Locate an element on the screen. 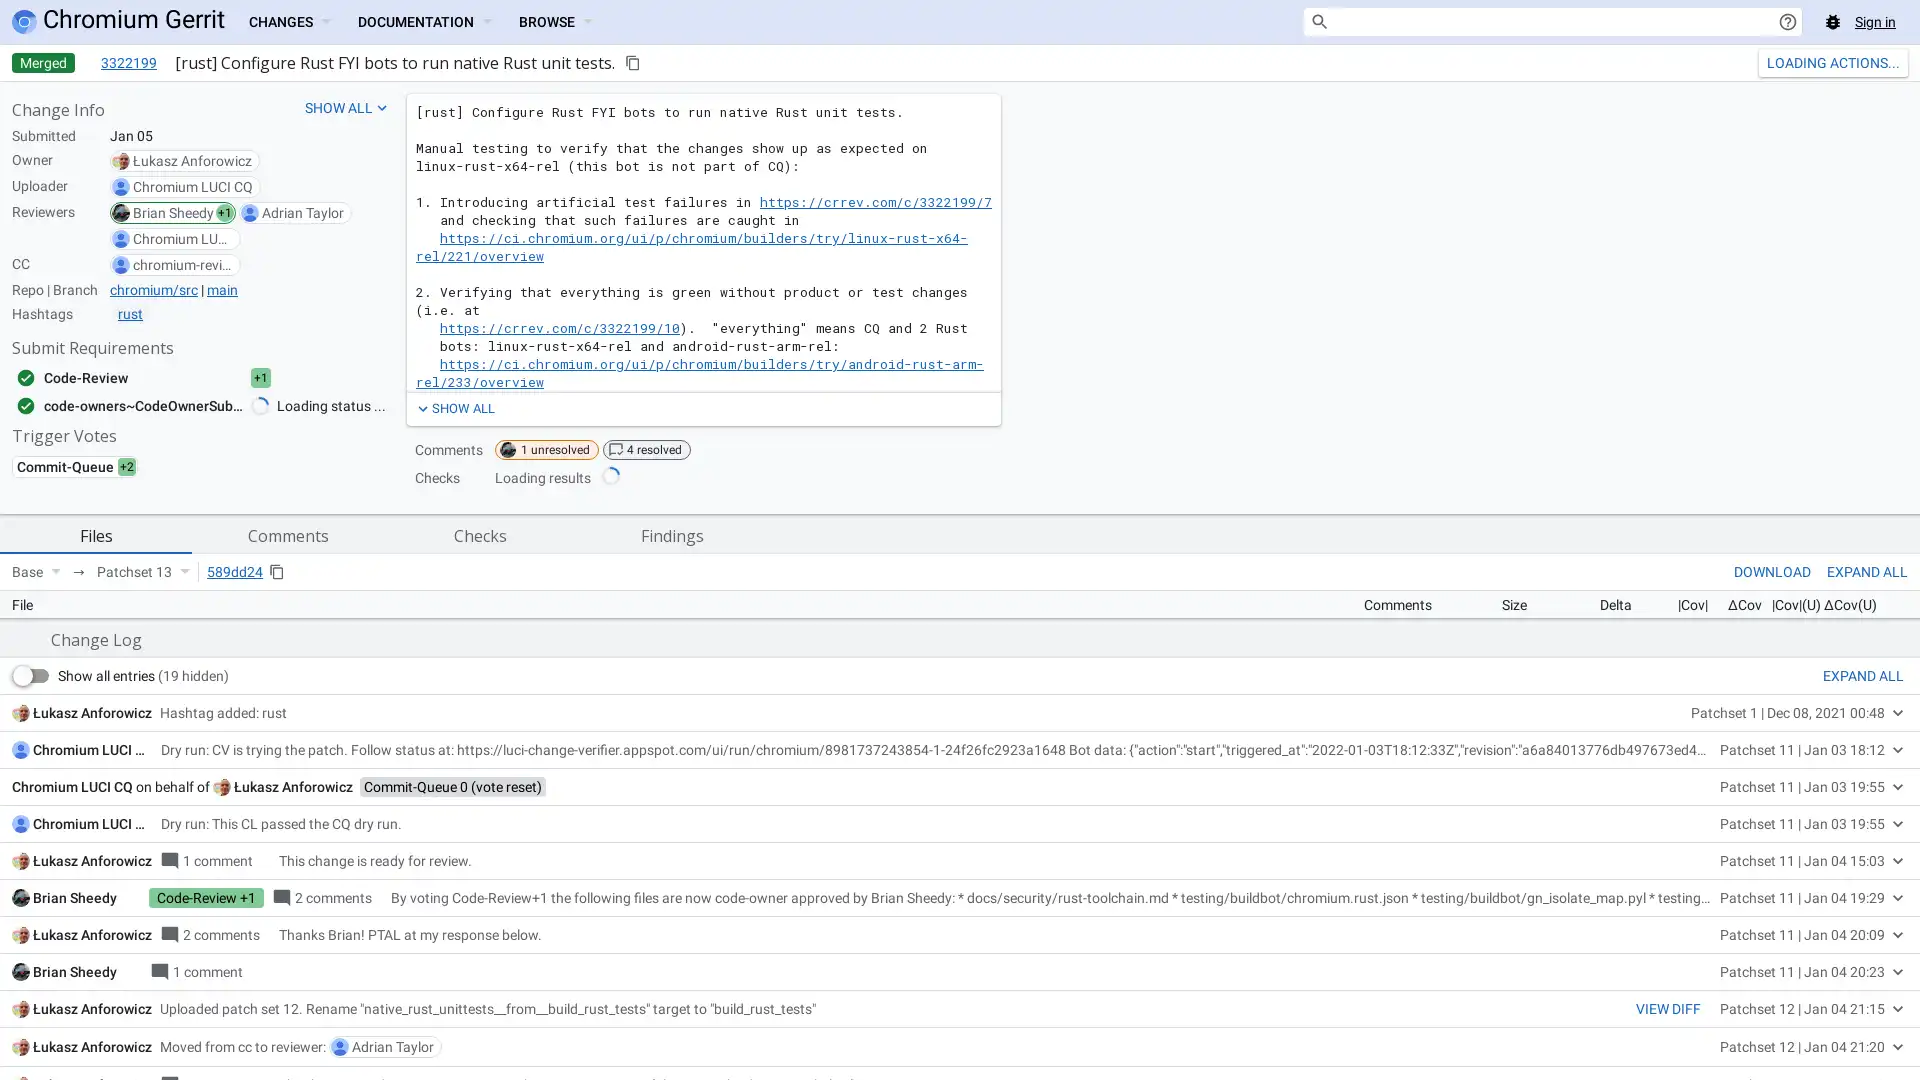  CREATE RELAND is located at coordinates (1814, 61).